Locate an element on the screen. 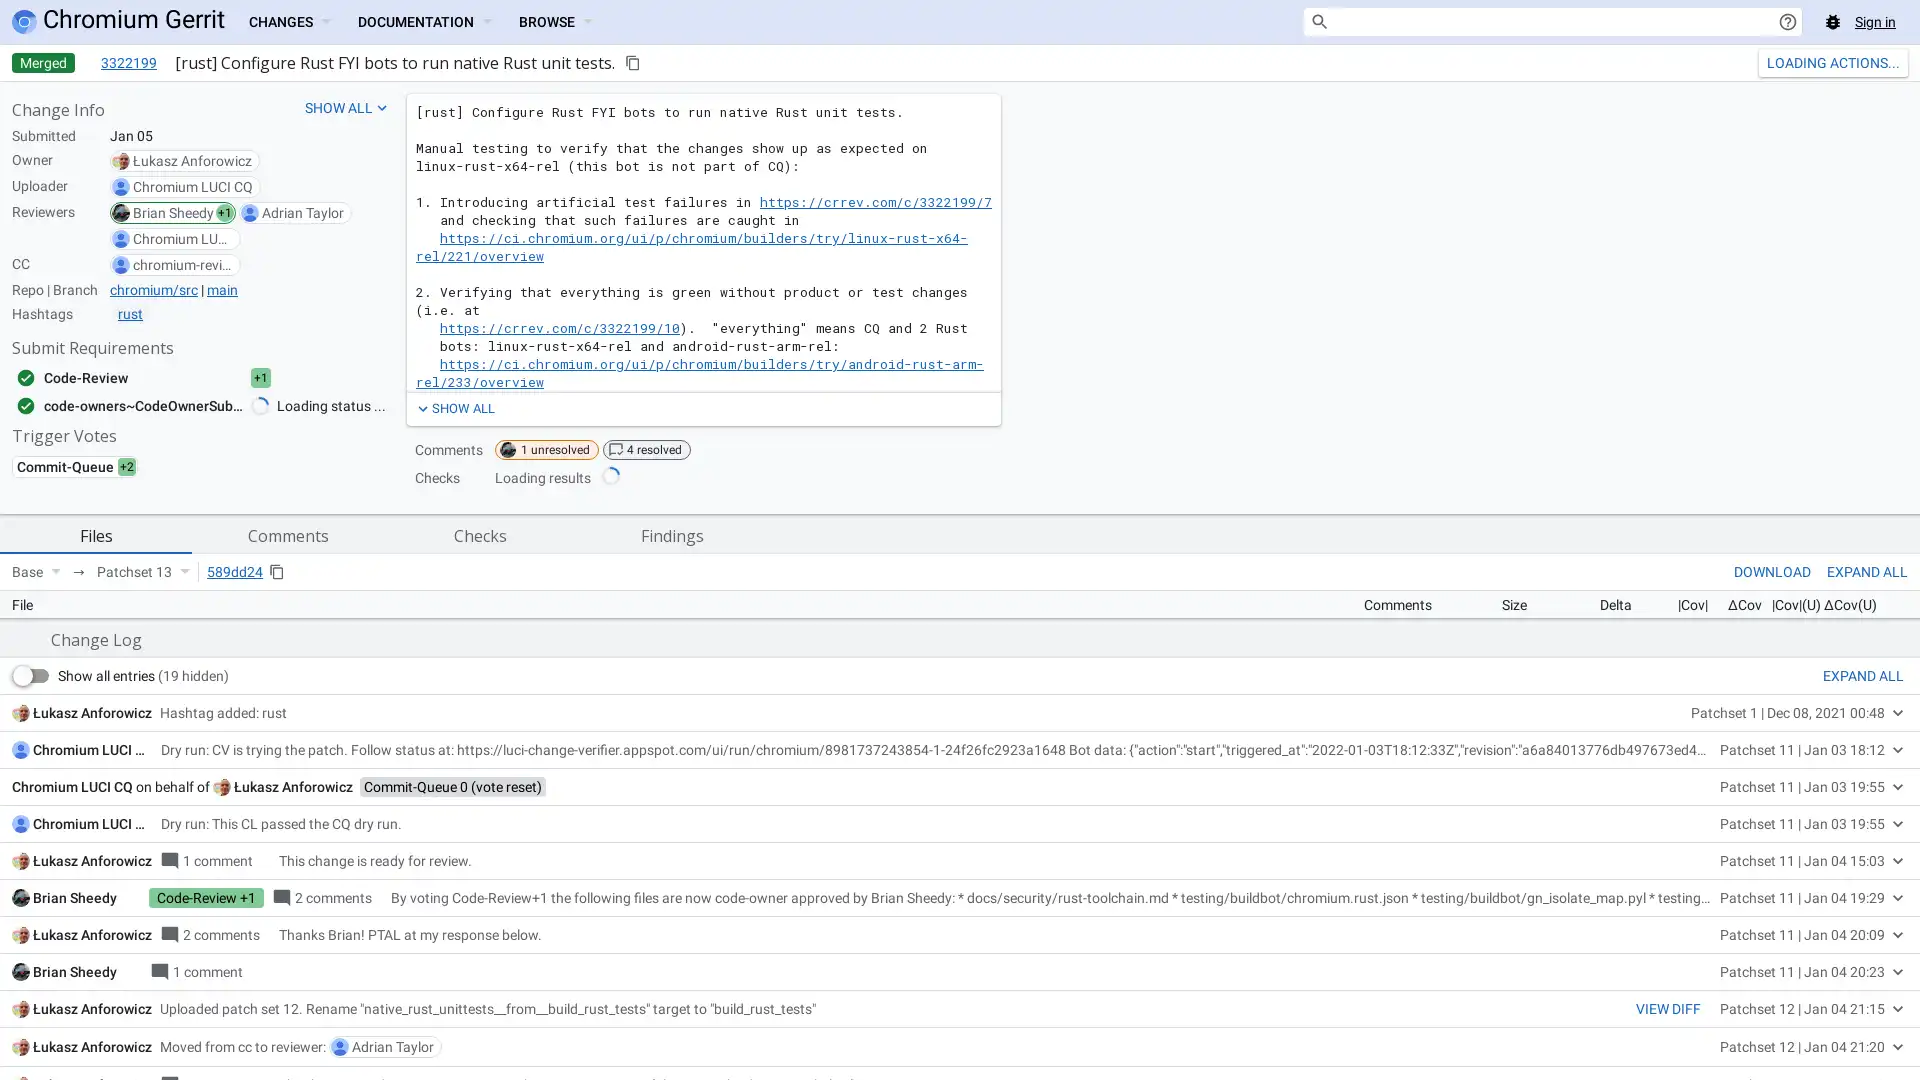  CREATE RELAND is located at coordinates (1814, 61).